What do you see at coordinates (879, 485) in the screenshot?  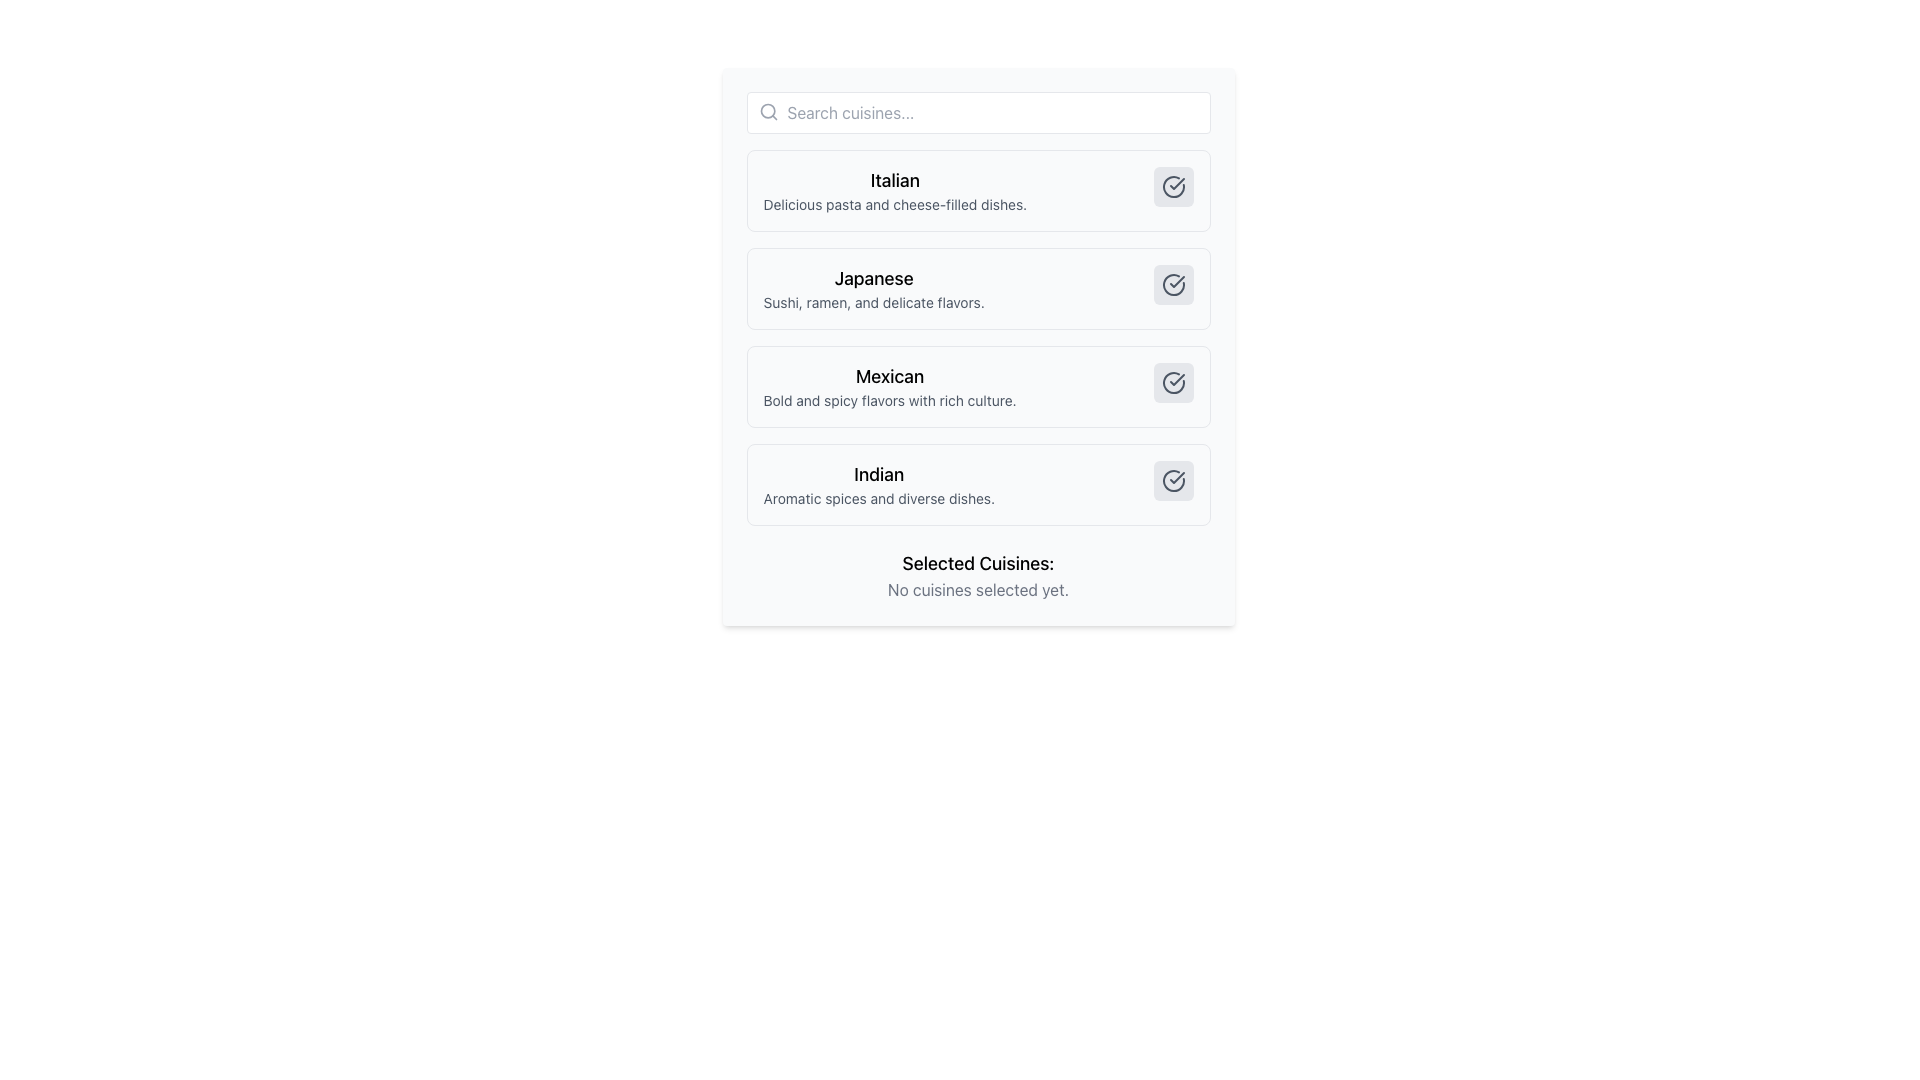 I see `the label displaying 'Indian' with the description 'Aromatic spices and diverse dishes.'` at bounding box center [879, 485].